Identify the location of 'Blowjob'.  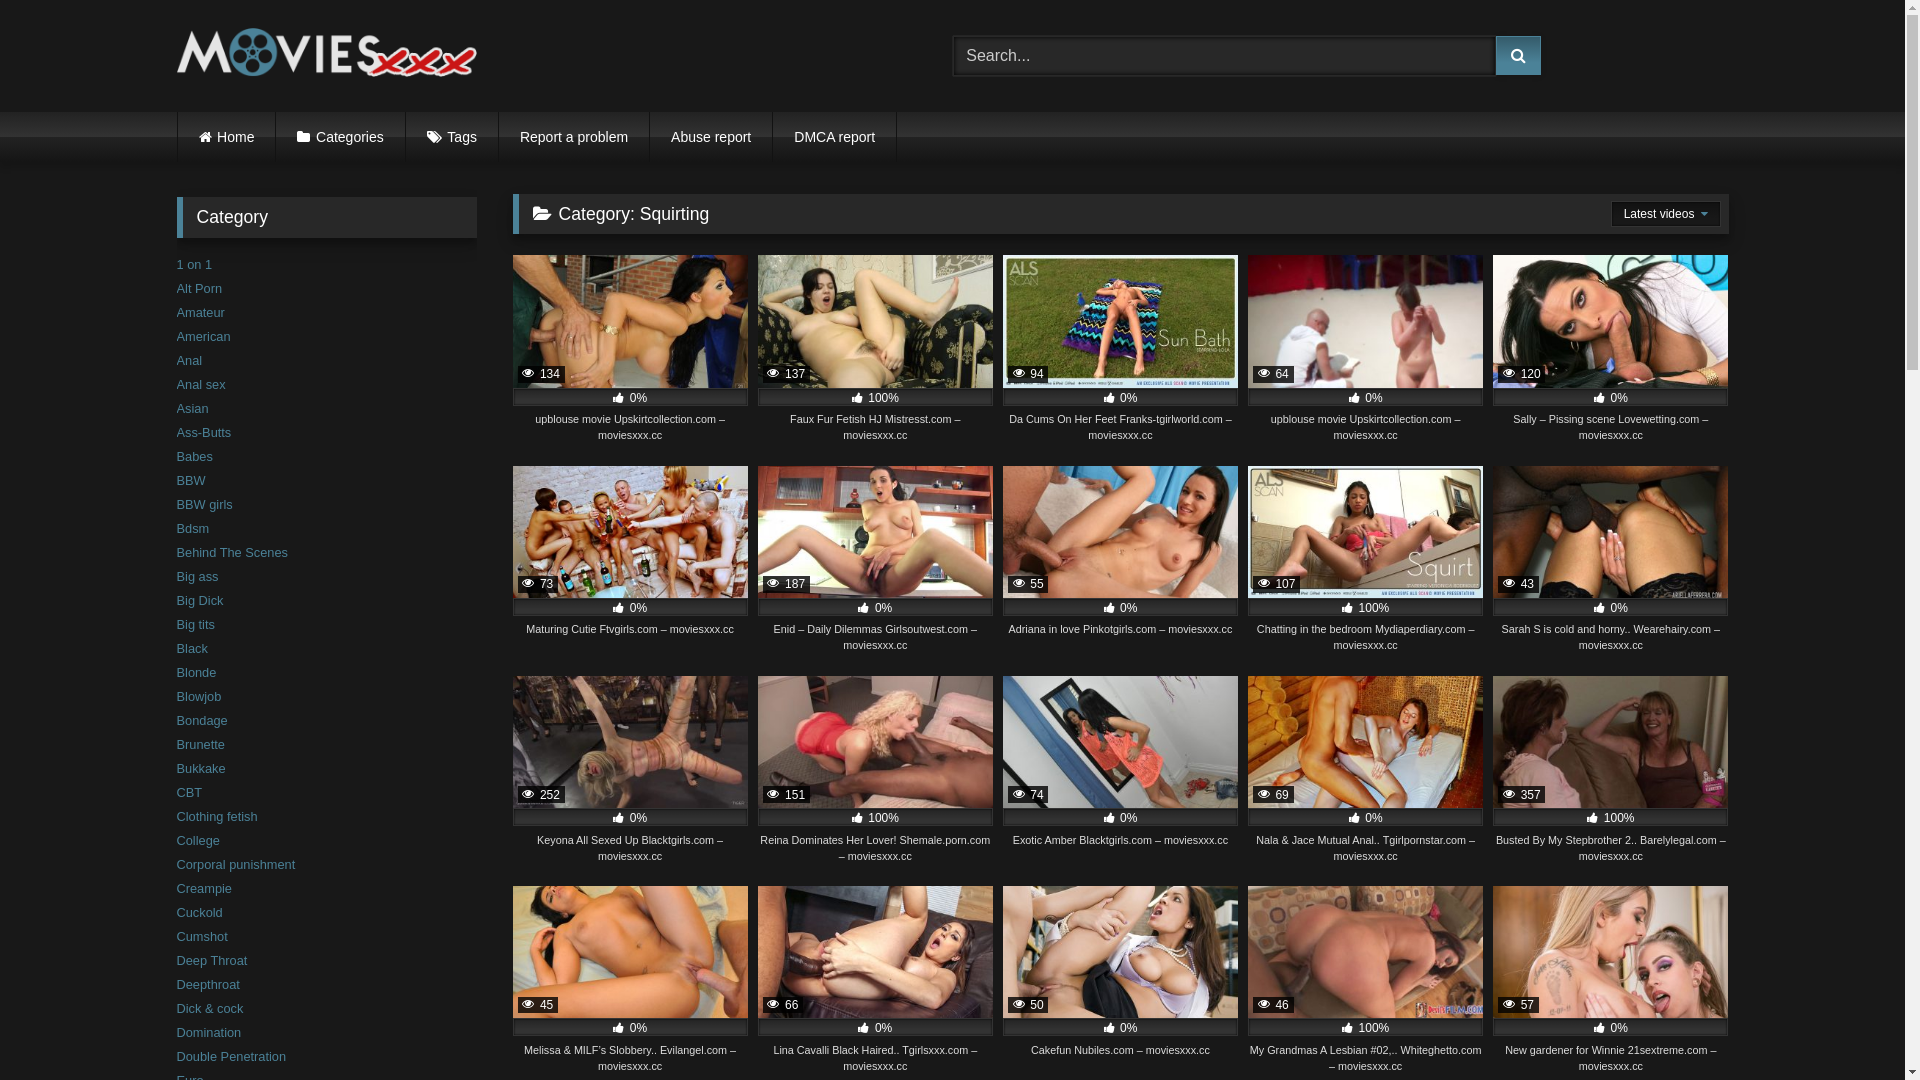
(176, 695).